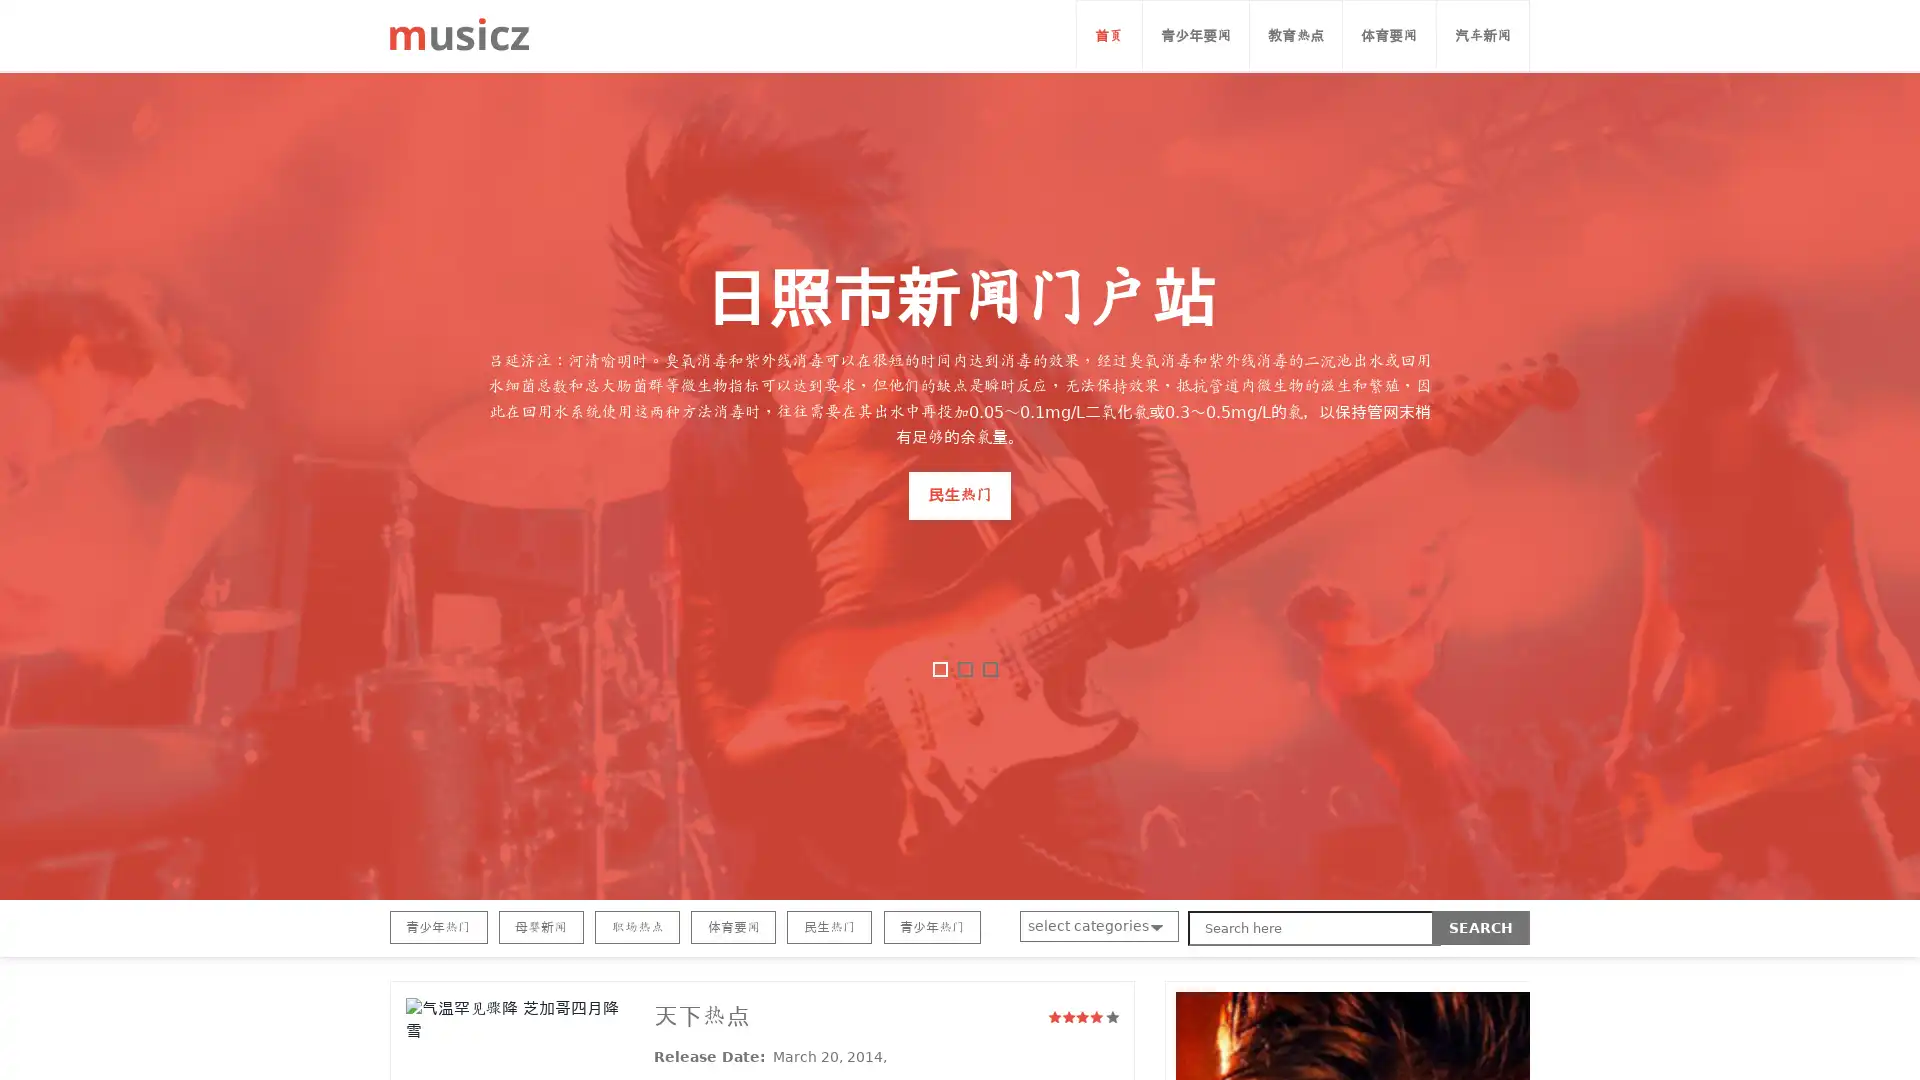  I want to click on search, so click(1481, 928).